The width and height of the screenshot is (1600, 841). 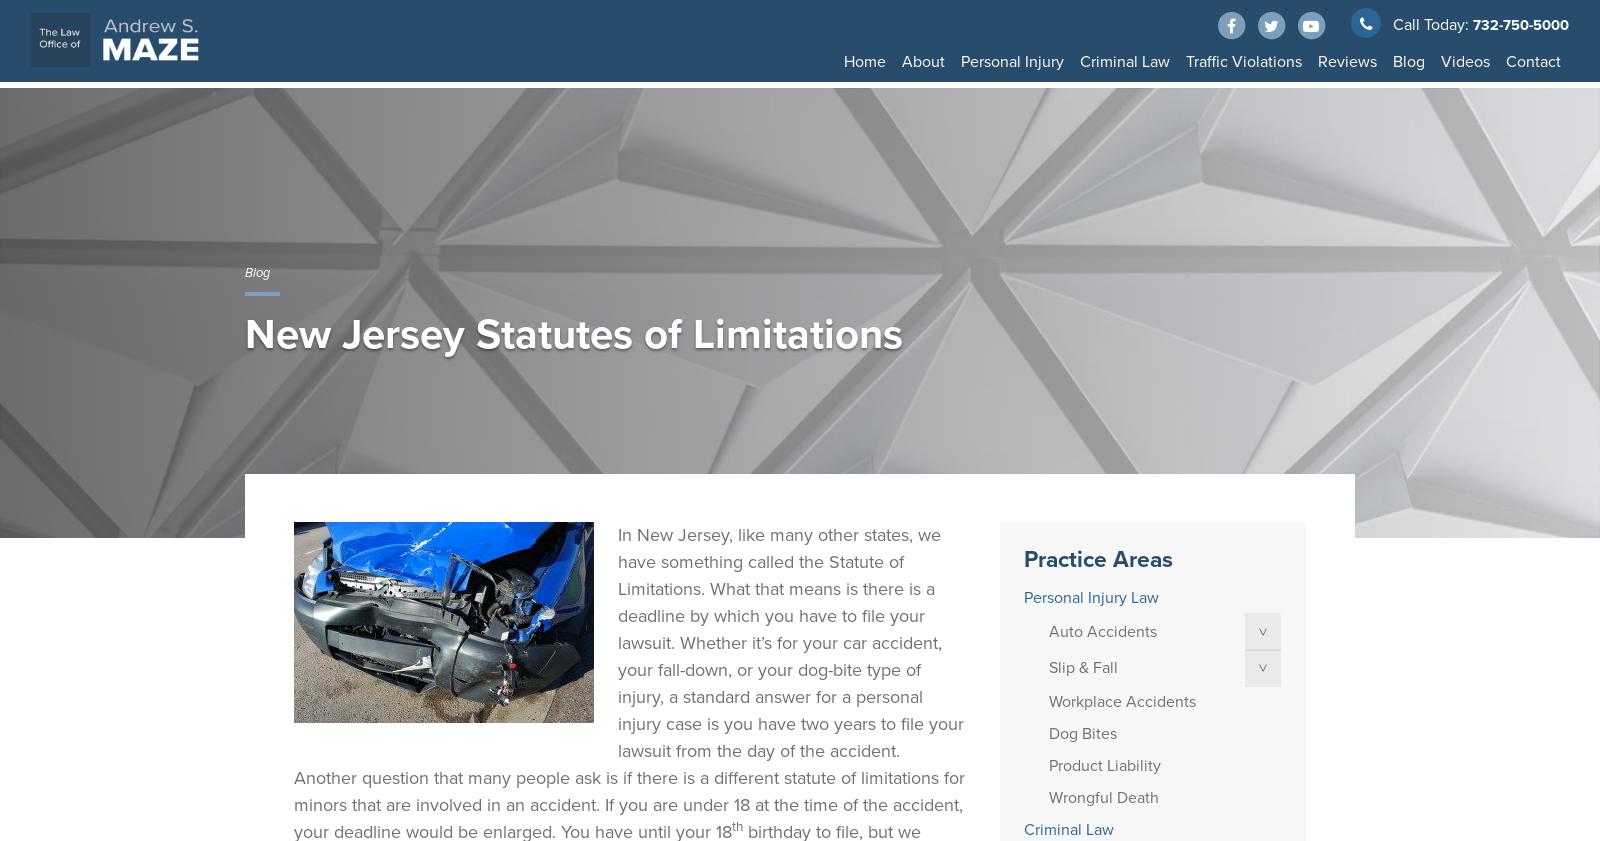 I want to click on 'First Offense', so click(x=1376, y=101).